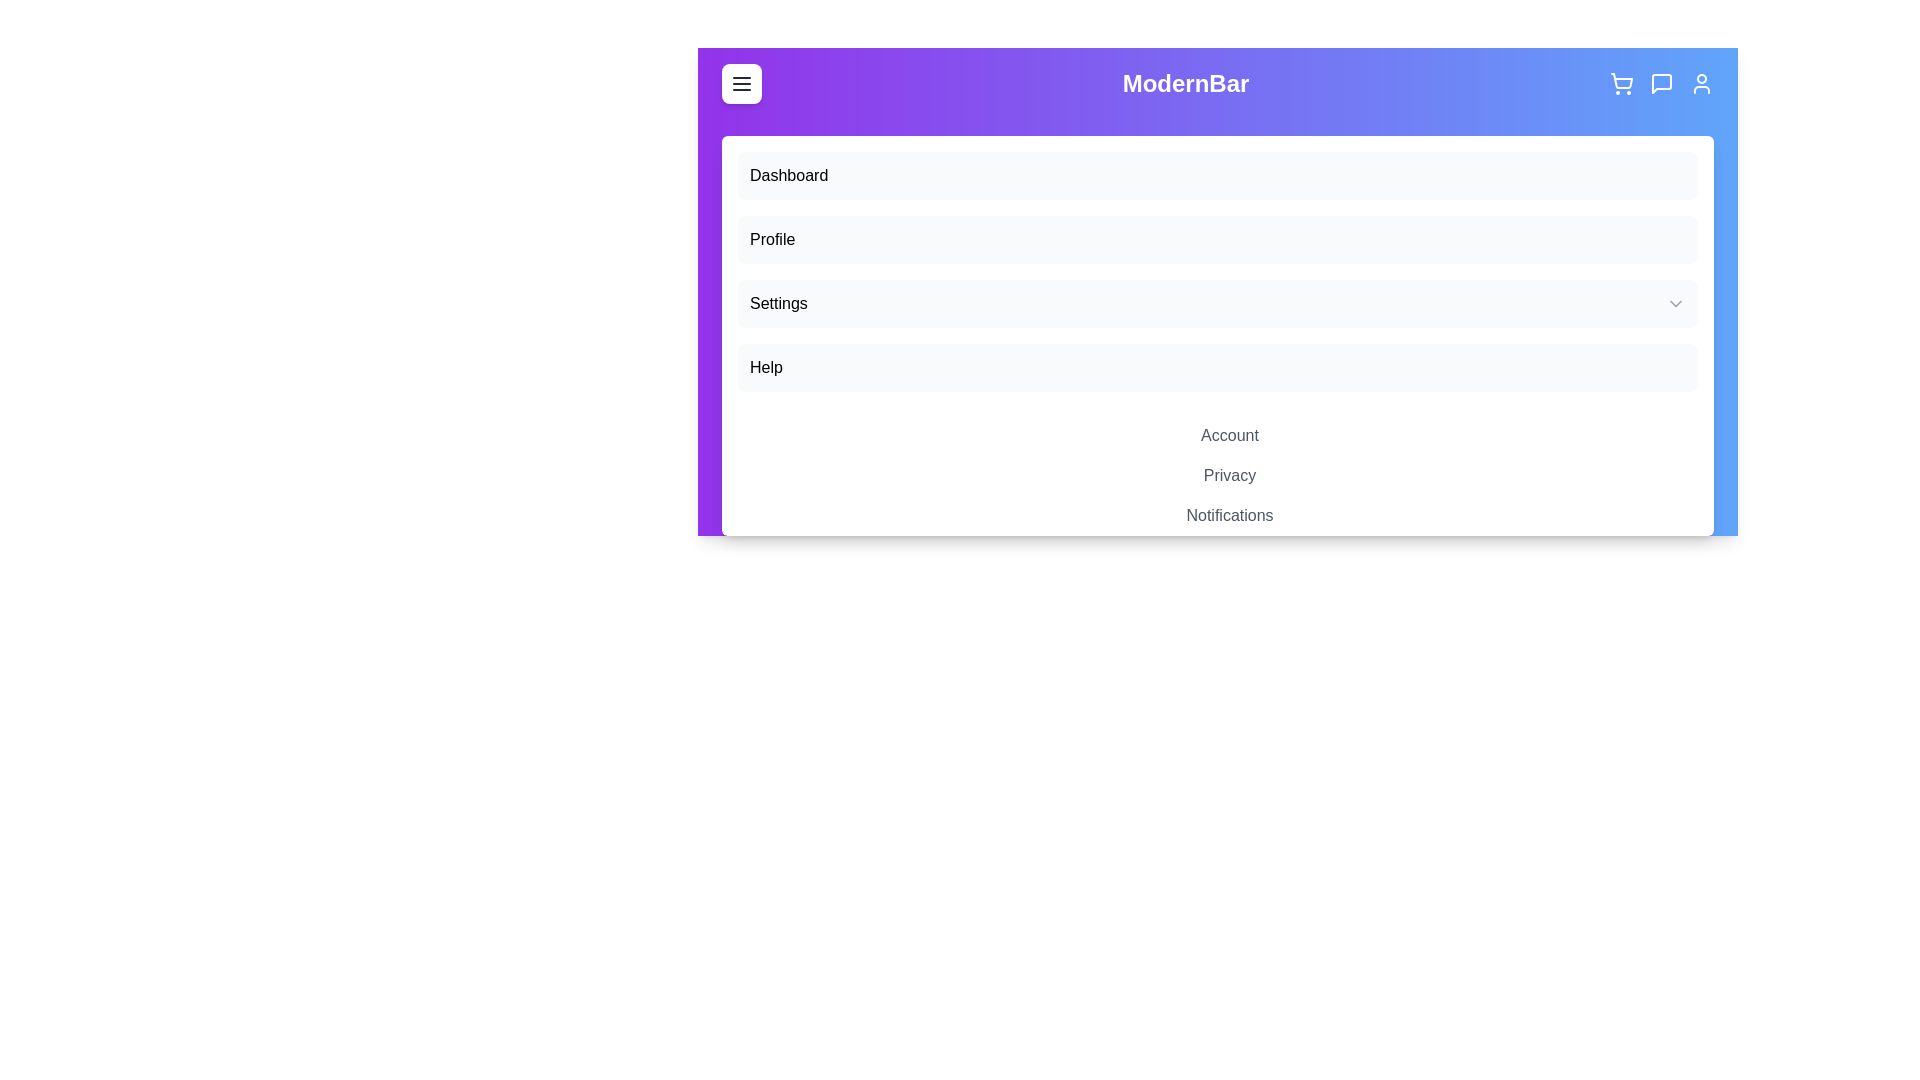  I want to click on the sub-option Account under the 'Settings' dropdown, so click(1228, 434).